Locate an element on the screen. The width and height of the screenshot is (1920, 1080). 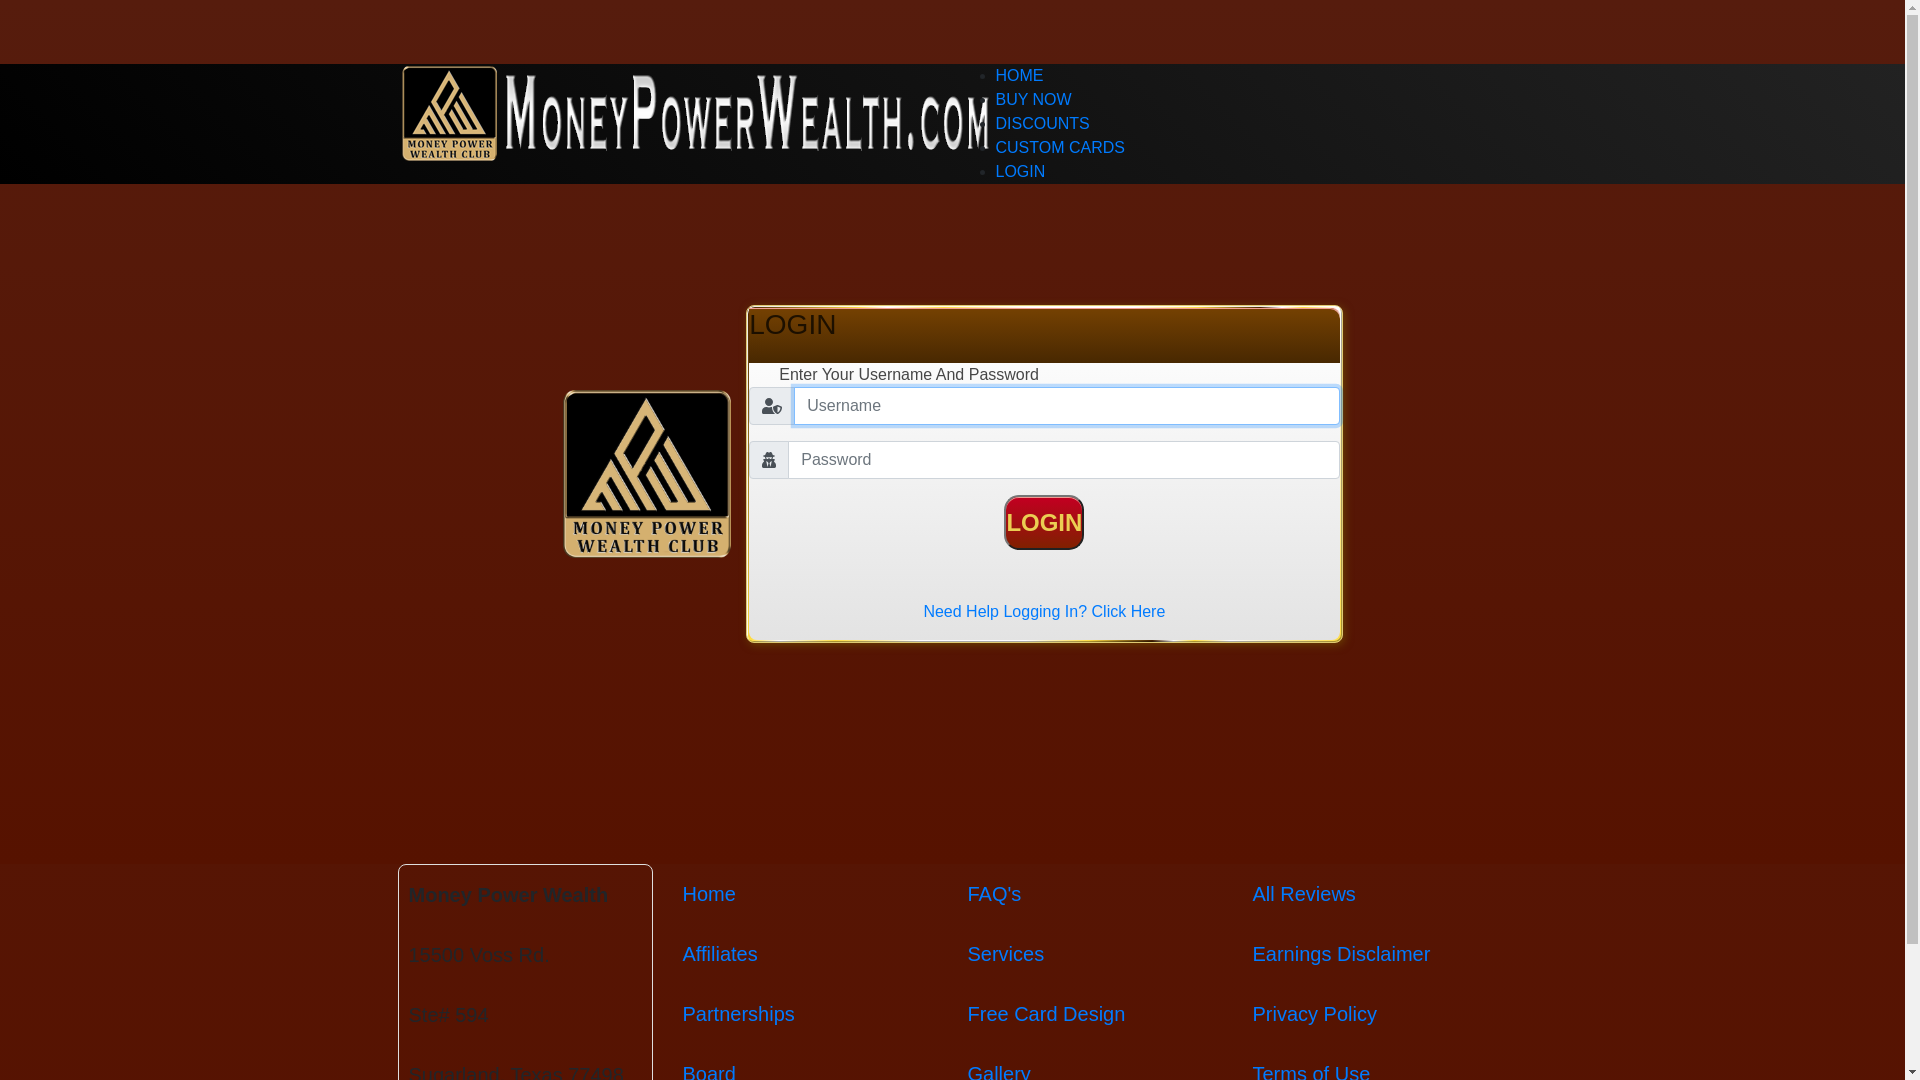
'CUSTOM CARDS' is located at coordinates (1059, 146).